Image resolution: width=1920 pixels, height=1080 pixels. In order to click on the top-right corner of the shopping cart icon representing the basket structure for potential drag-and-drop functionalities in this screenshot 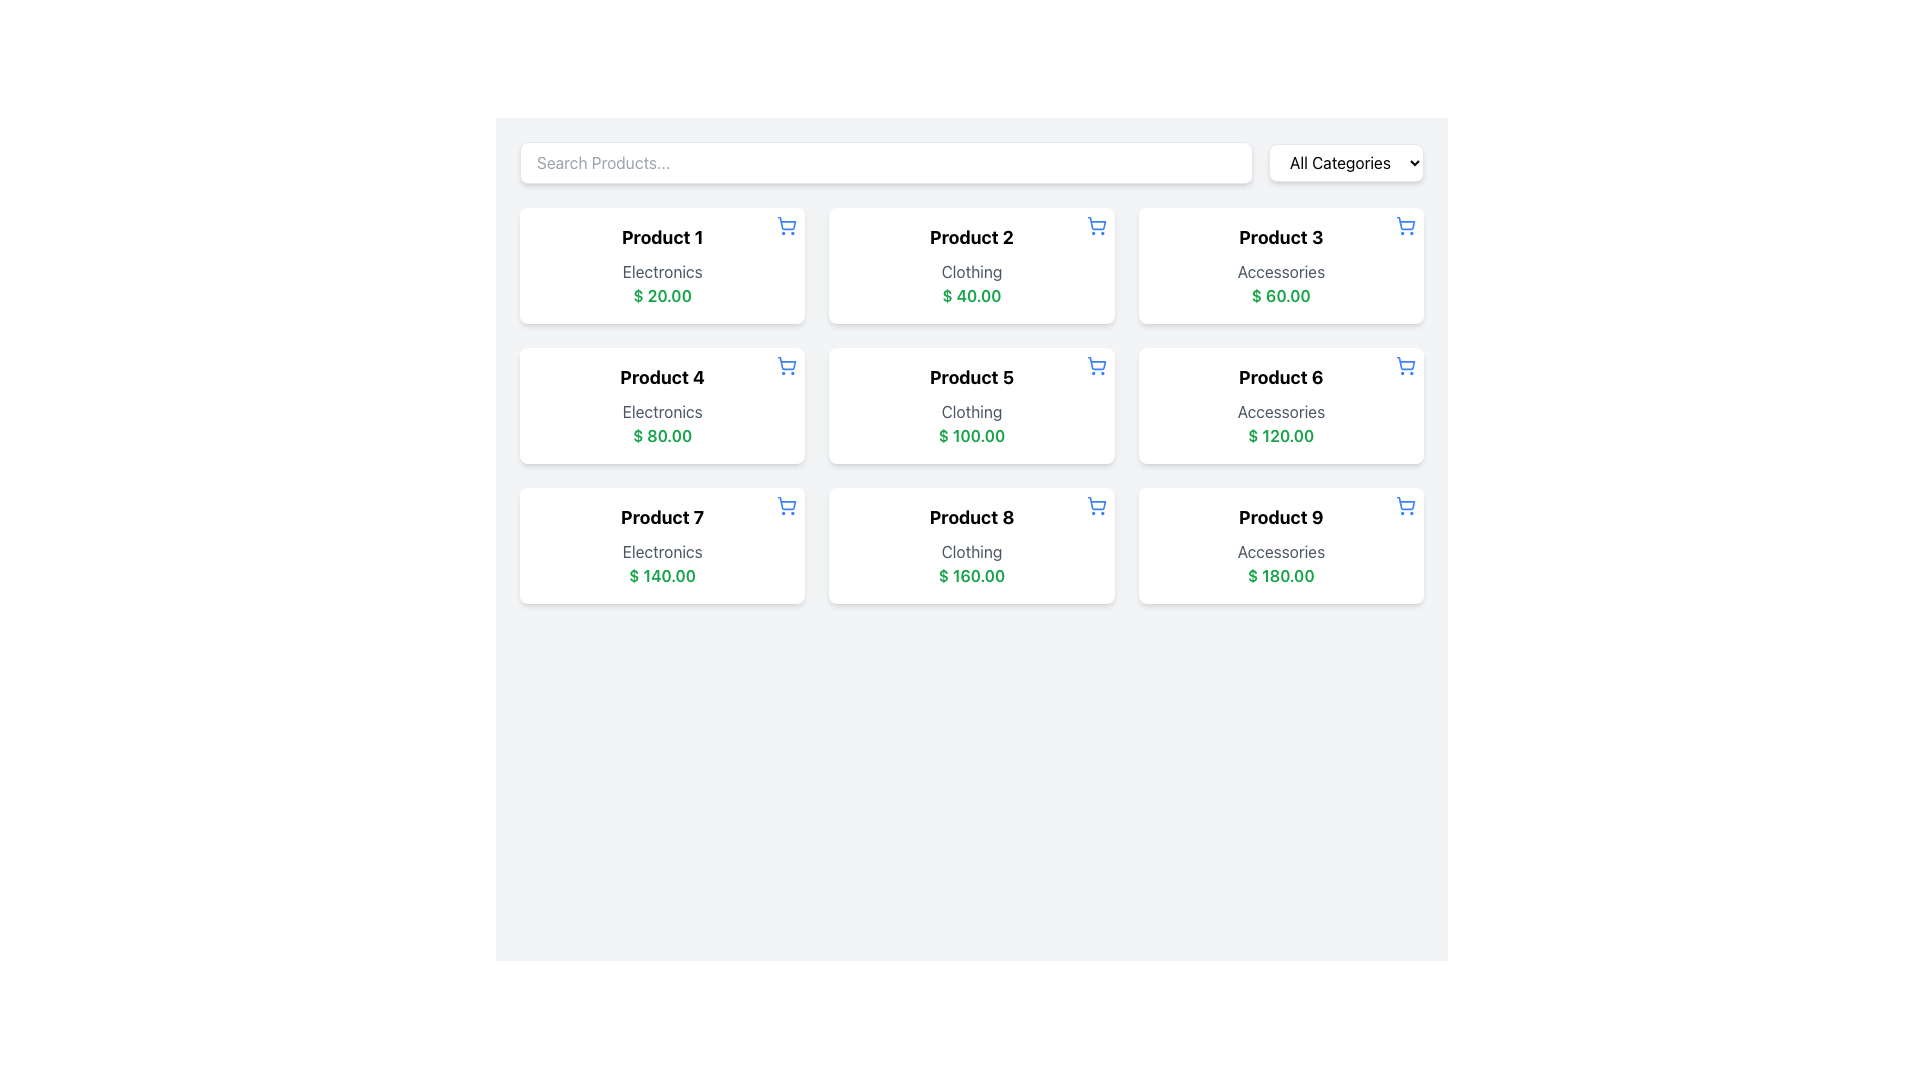, I will do `click(1405, 223)`.